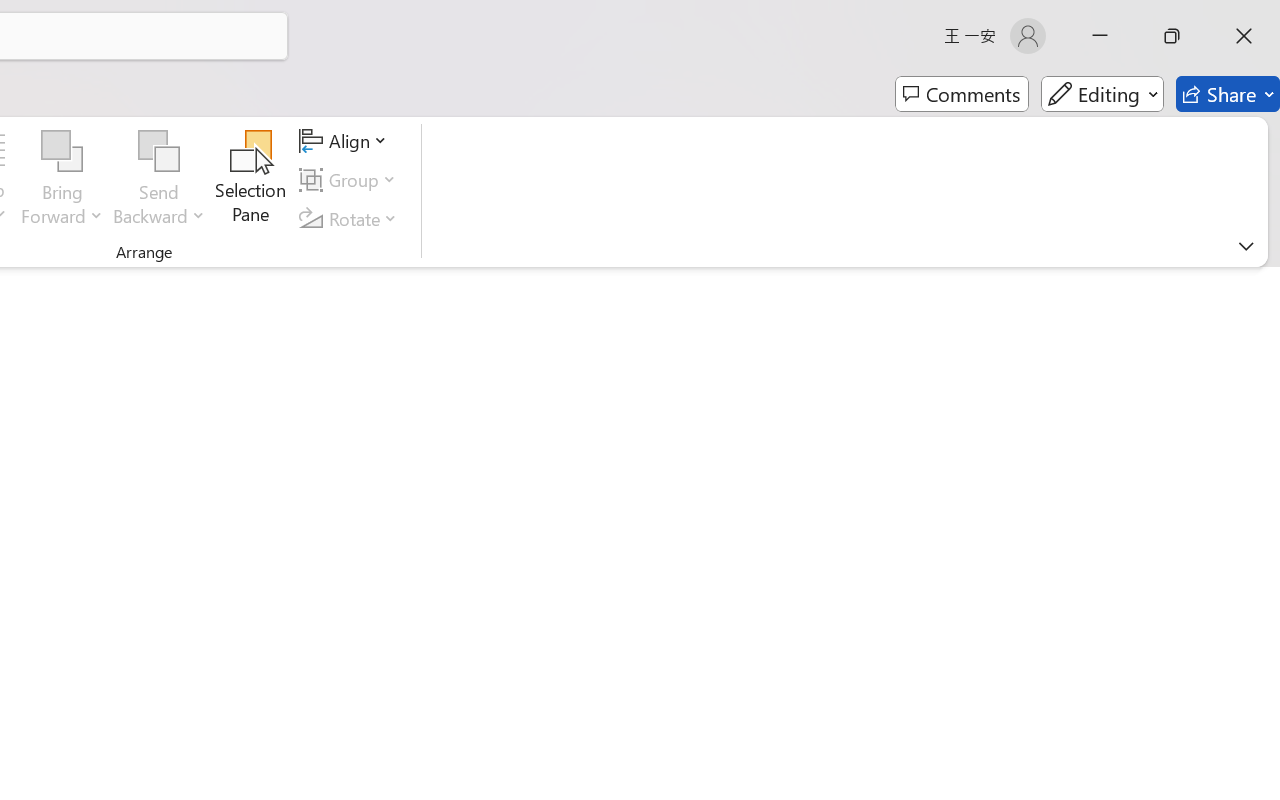  I want to click on 'Rotate', so click(351, 218).